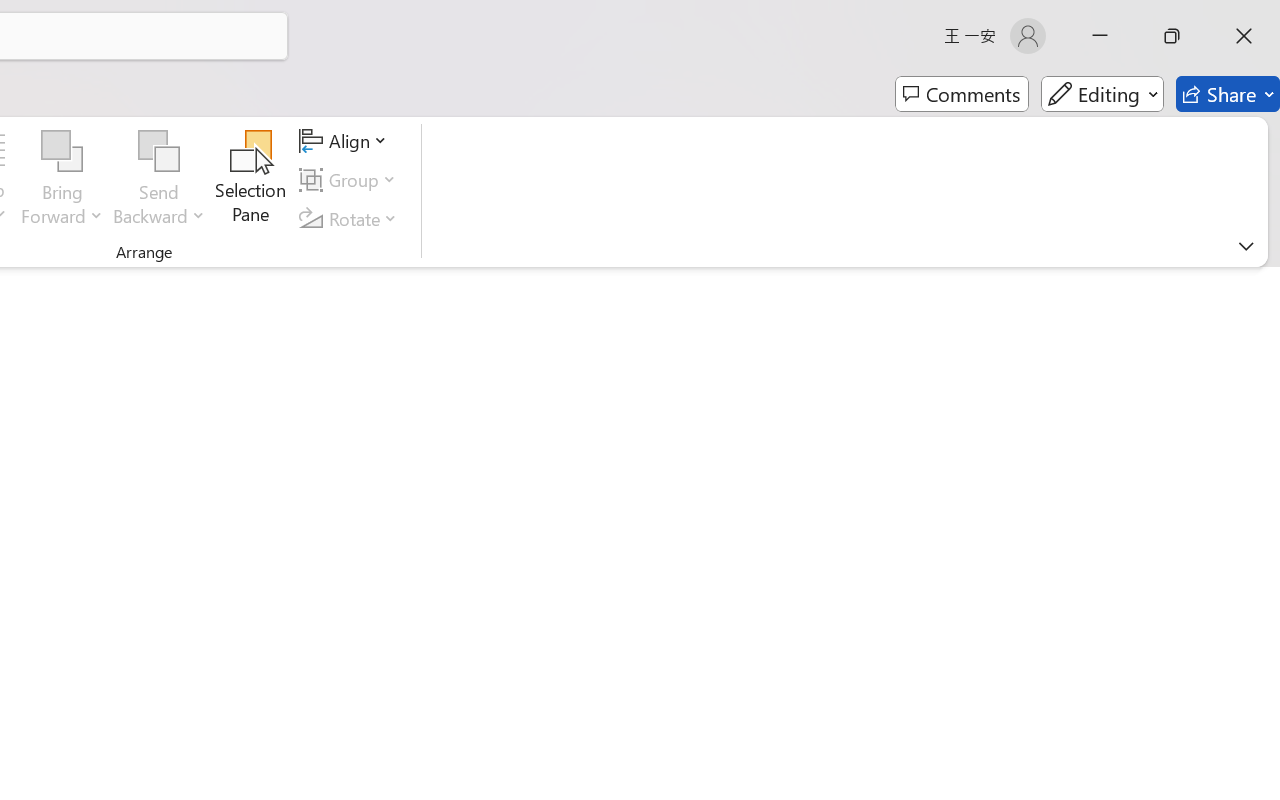  I want to click on 'Rotate', so click(351, 218).